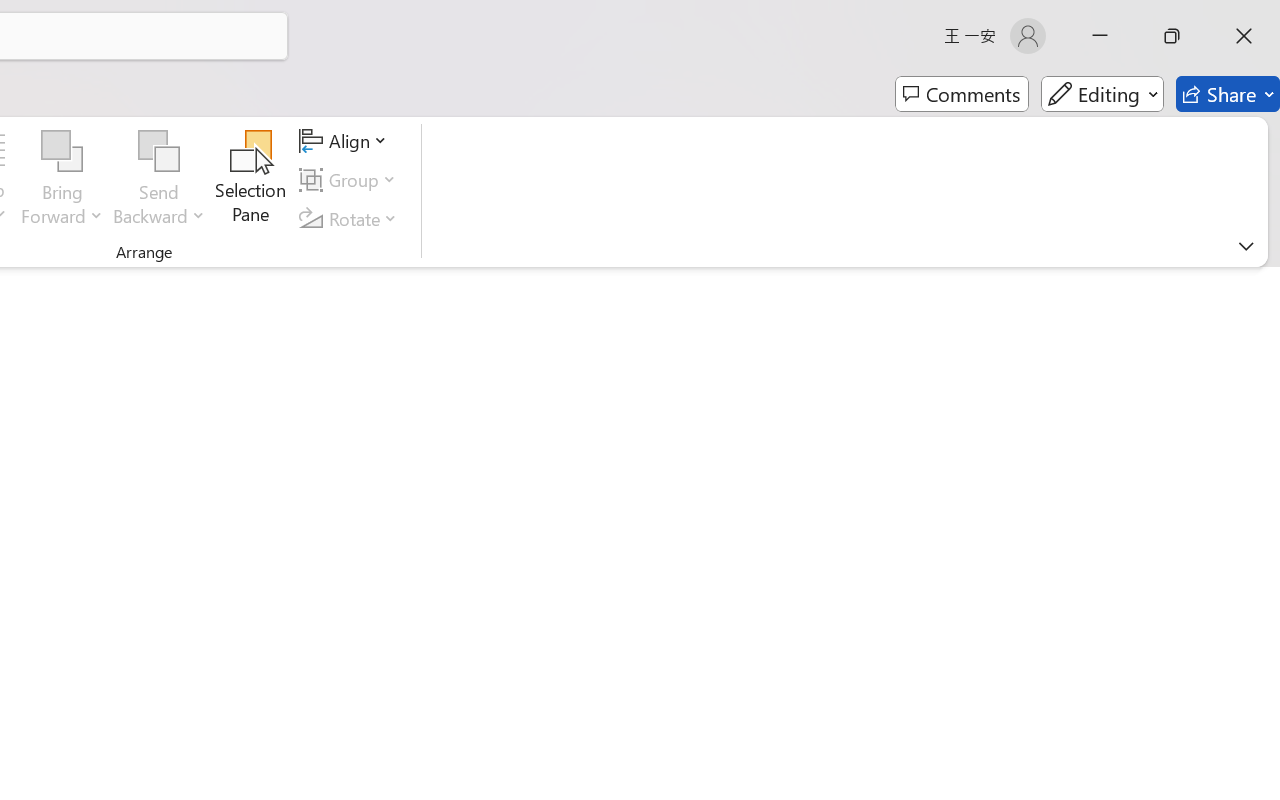  I want to click on 'Rotate', so click(351, 218).